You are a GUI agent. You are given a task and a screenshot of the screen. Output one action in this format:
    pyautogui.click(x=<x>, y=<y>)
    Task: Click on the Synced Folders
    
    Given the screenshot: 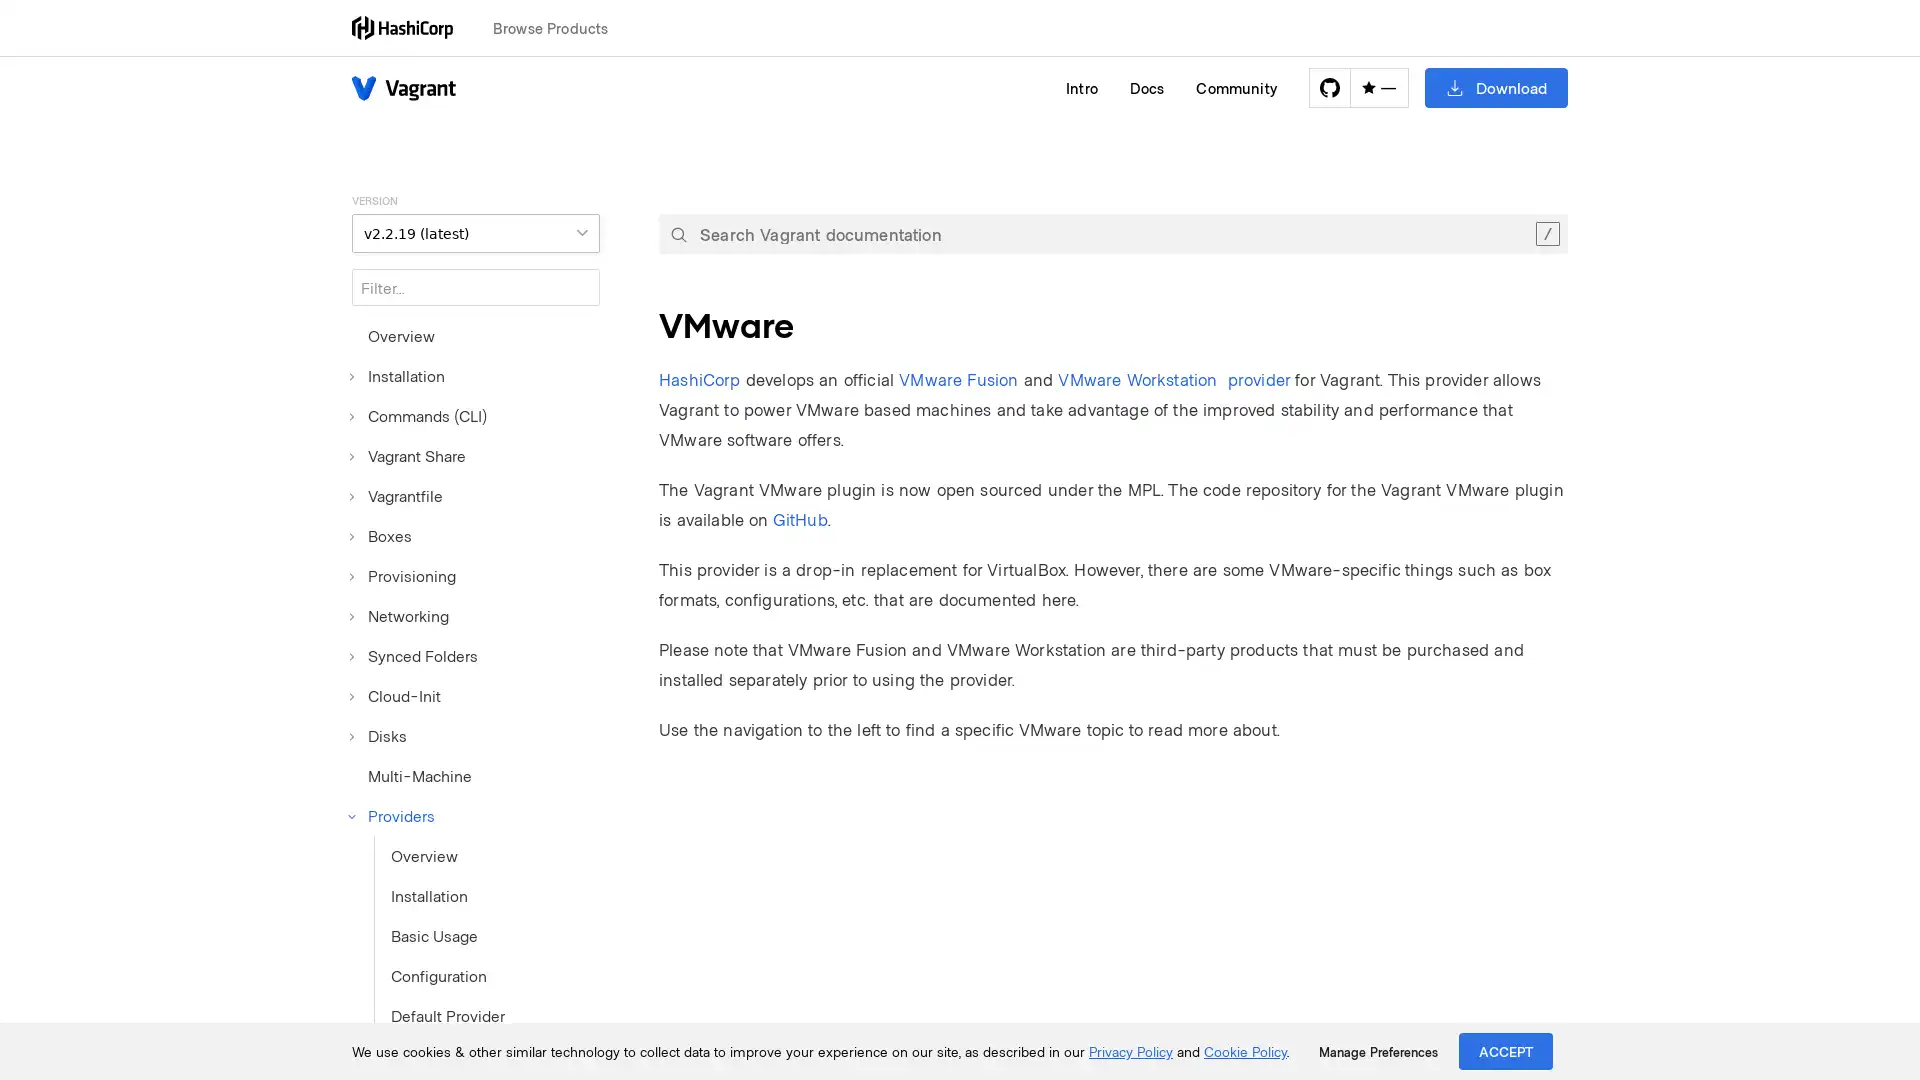 What is the action you would take?
    pyautogui.click(x=413, y=655)
    